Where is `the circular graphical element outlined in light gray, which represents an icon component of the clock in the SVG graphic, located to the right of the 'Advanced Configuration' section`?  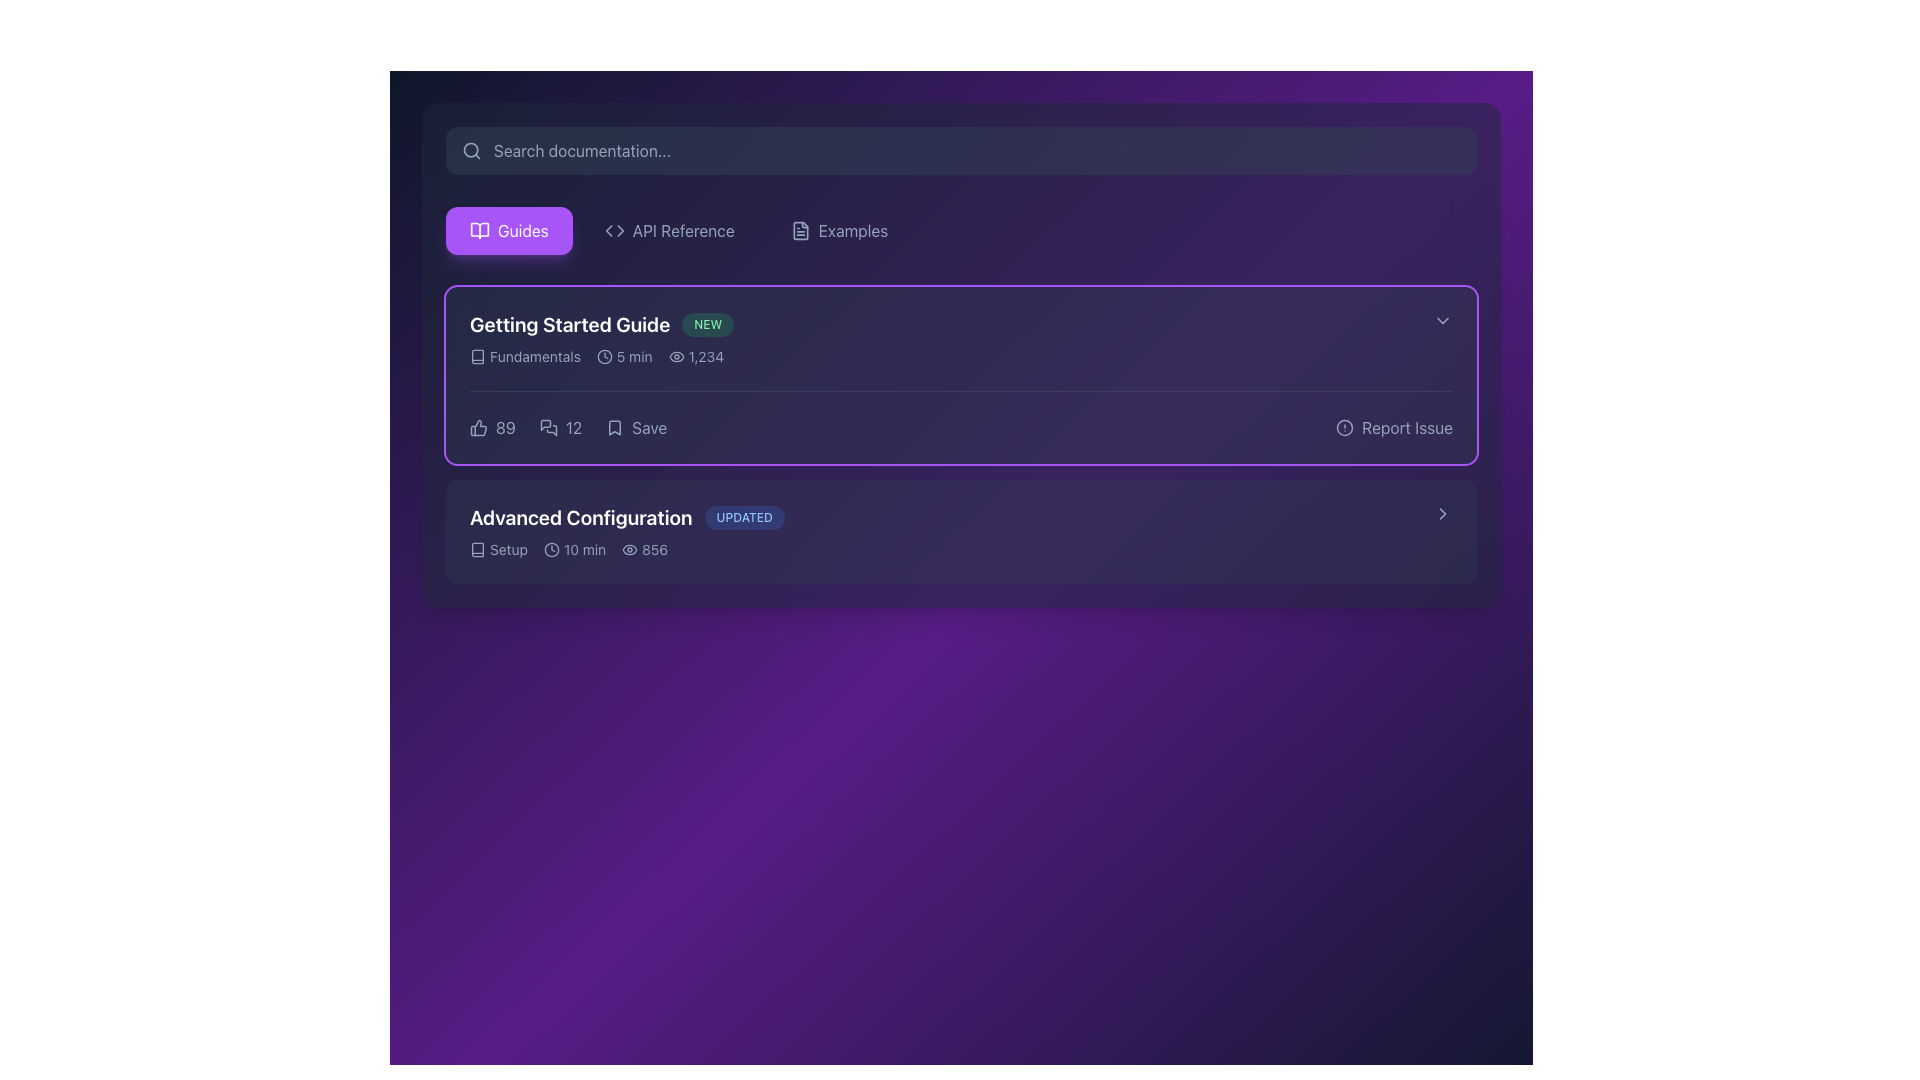
the circular graphical element outlined in light gray, which represents an icon component of the clock in the SVG graphic, located to the right of the 'Advanced Configuration' section is located at coordinates (552, 550).